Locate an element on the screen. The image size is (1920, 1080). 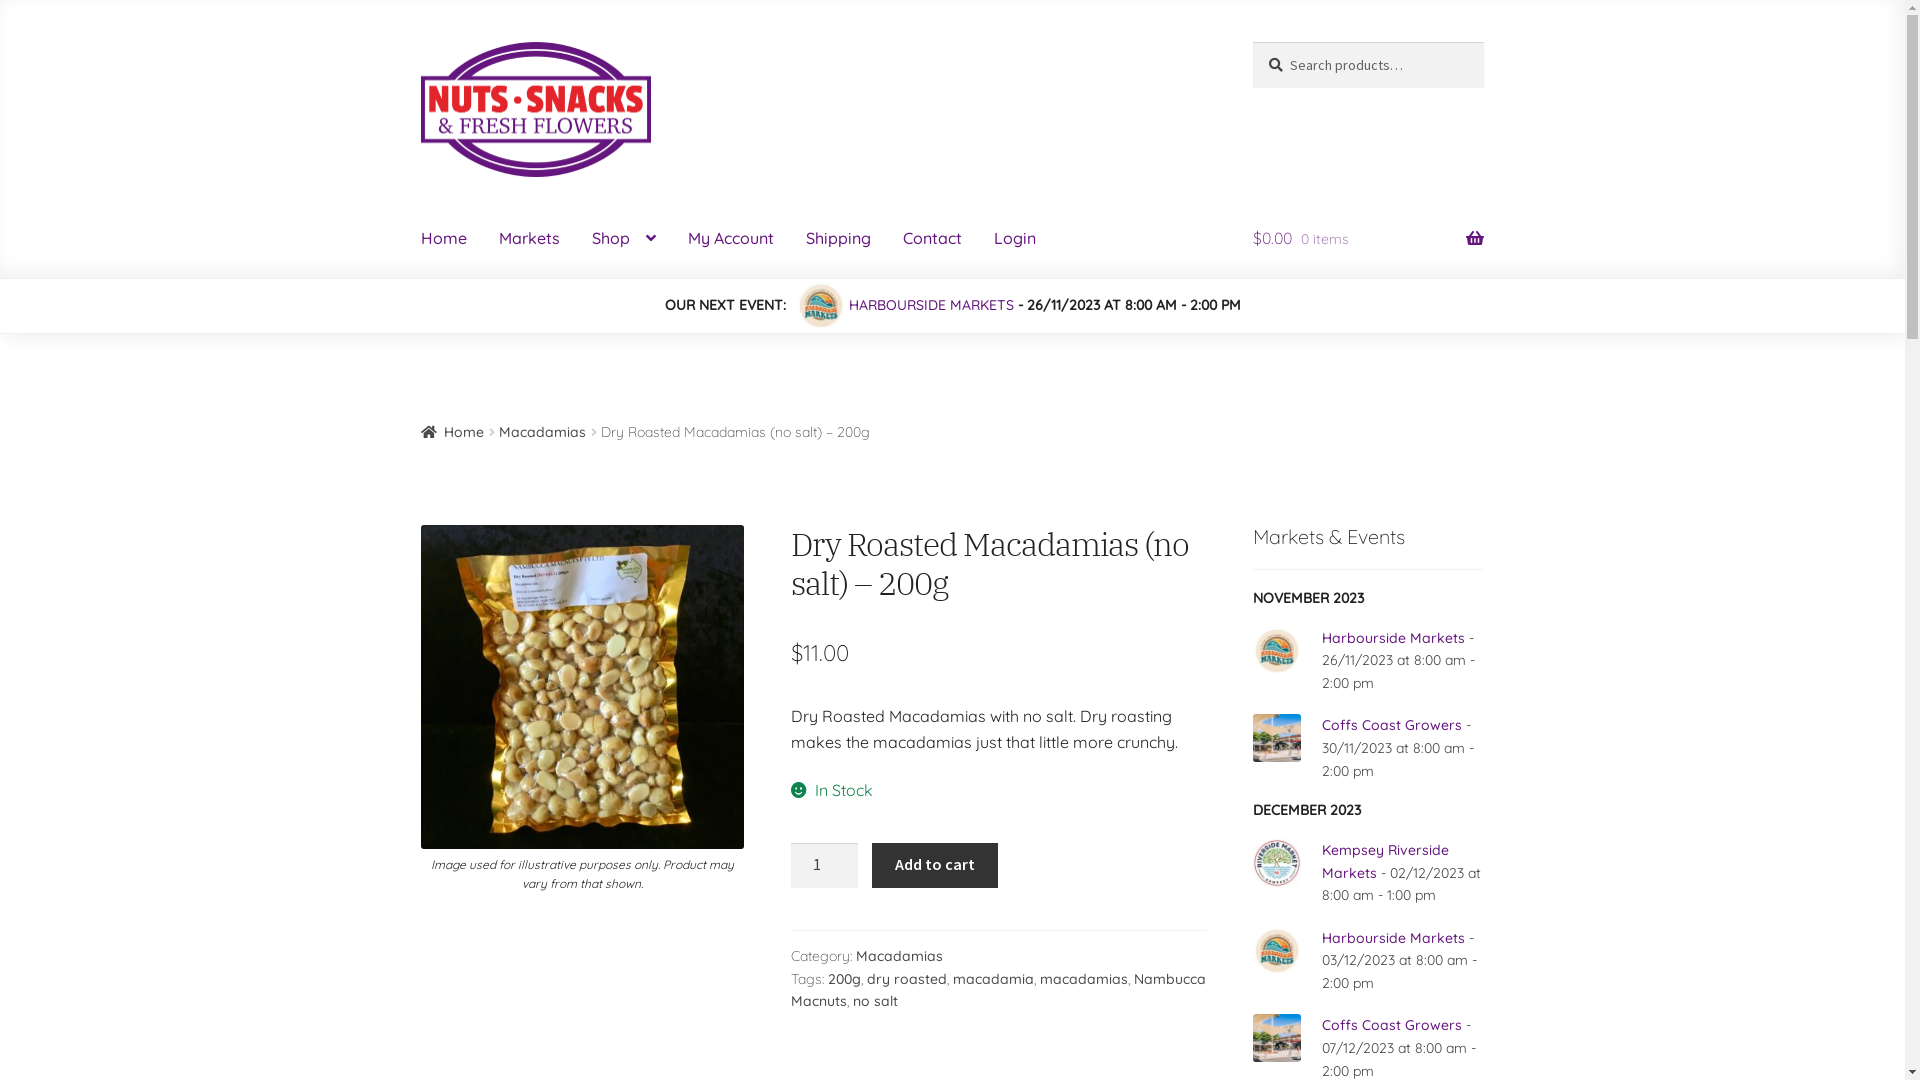
'macadamias' is located at coordinates (1083, 978).